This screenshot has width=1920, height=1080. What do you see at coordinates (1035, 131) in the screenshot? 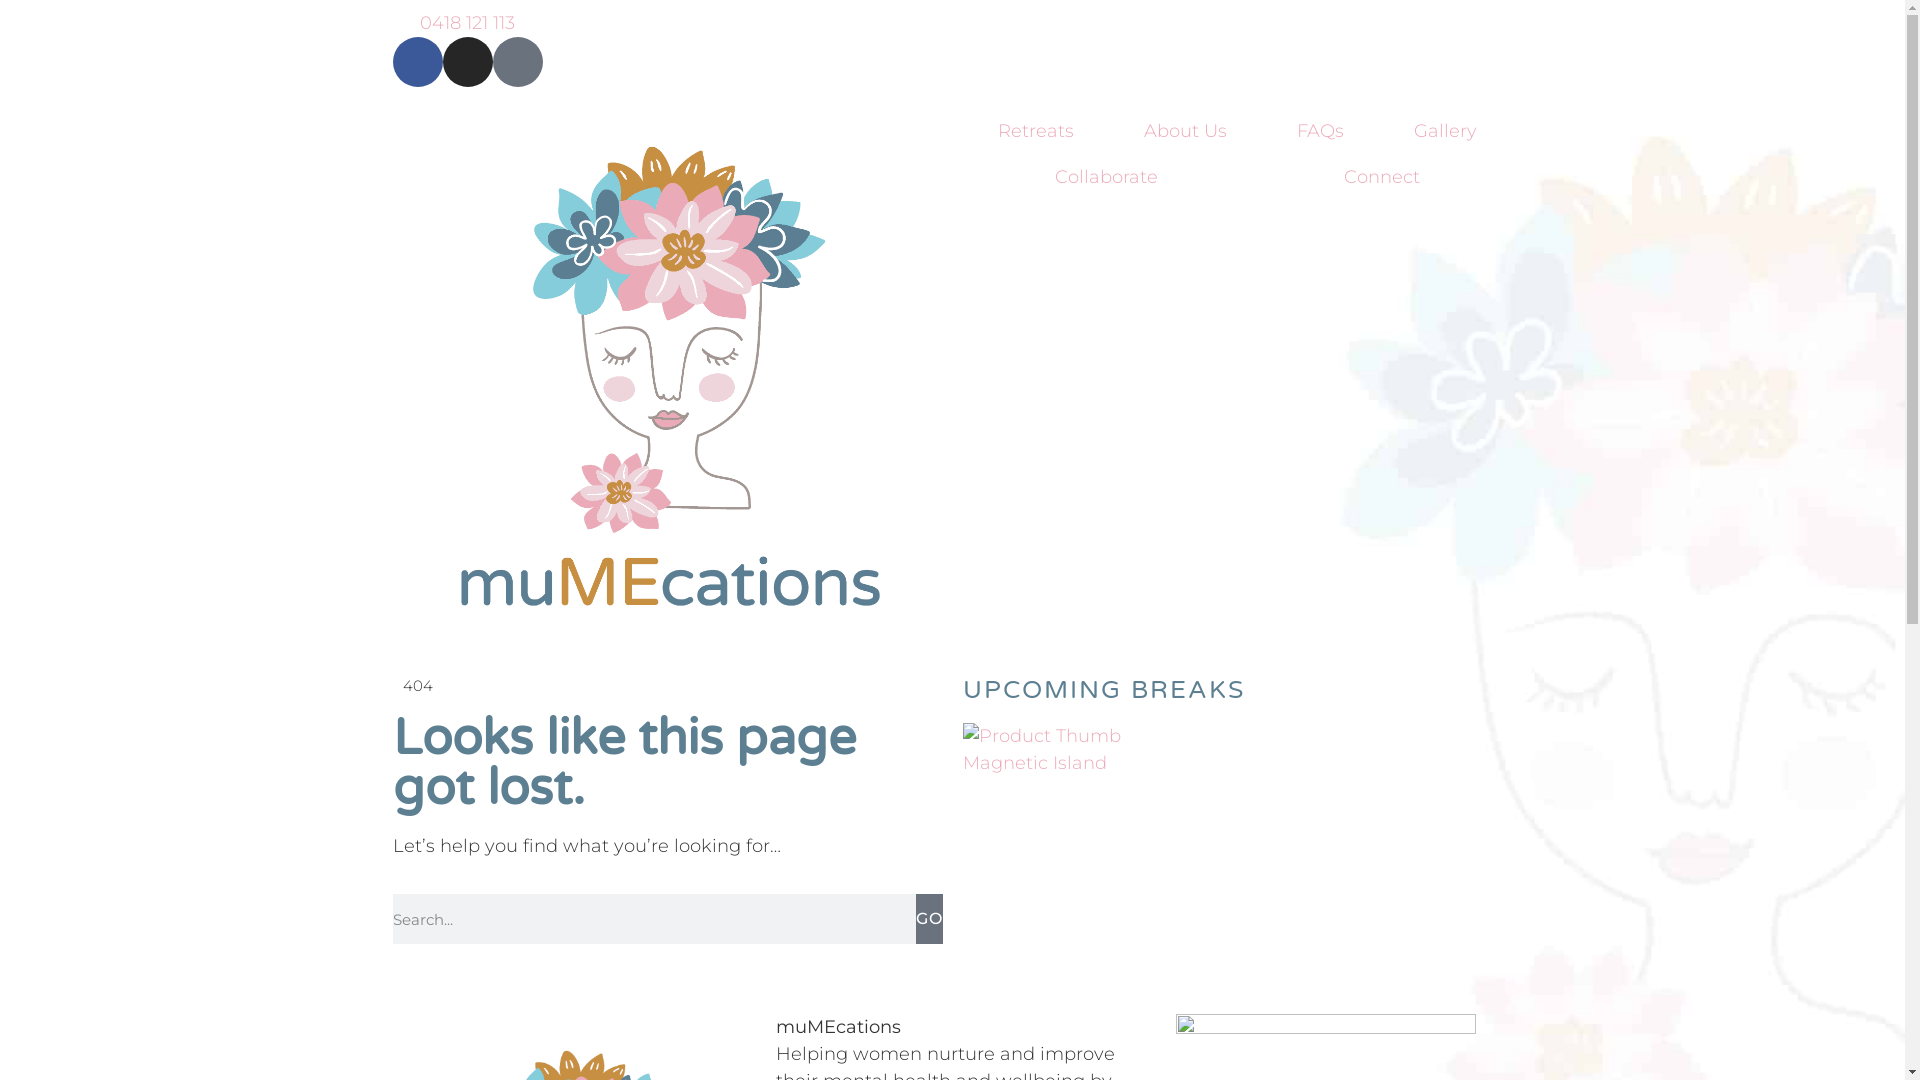
I see `'Retreats'` at bounding box center [1035, 131].